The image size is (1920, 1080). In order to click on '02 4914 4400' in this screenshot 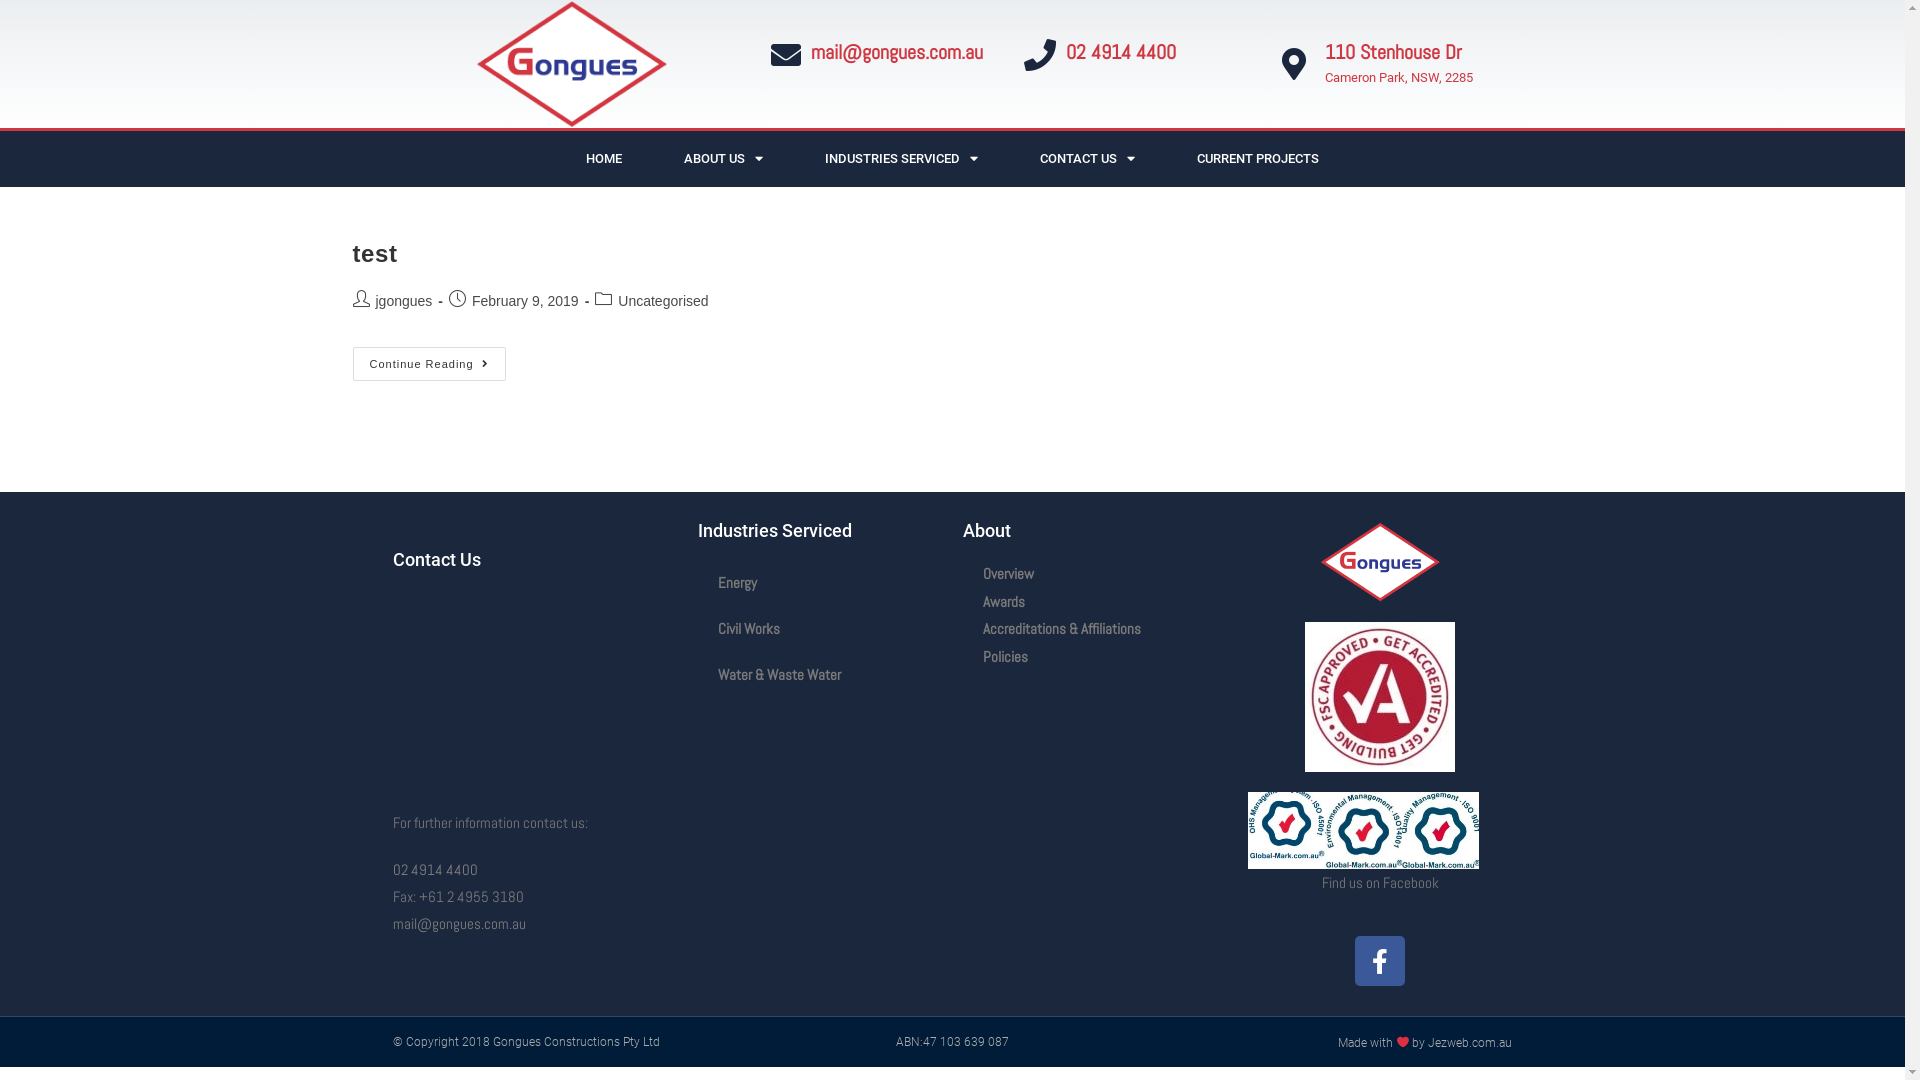, I will do `click(1121, 50)`.